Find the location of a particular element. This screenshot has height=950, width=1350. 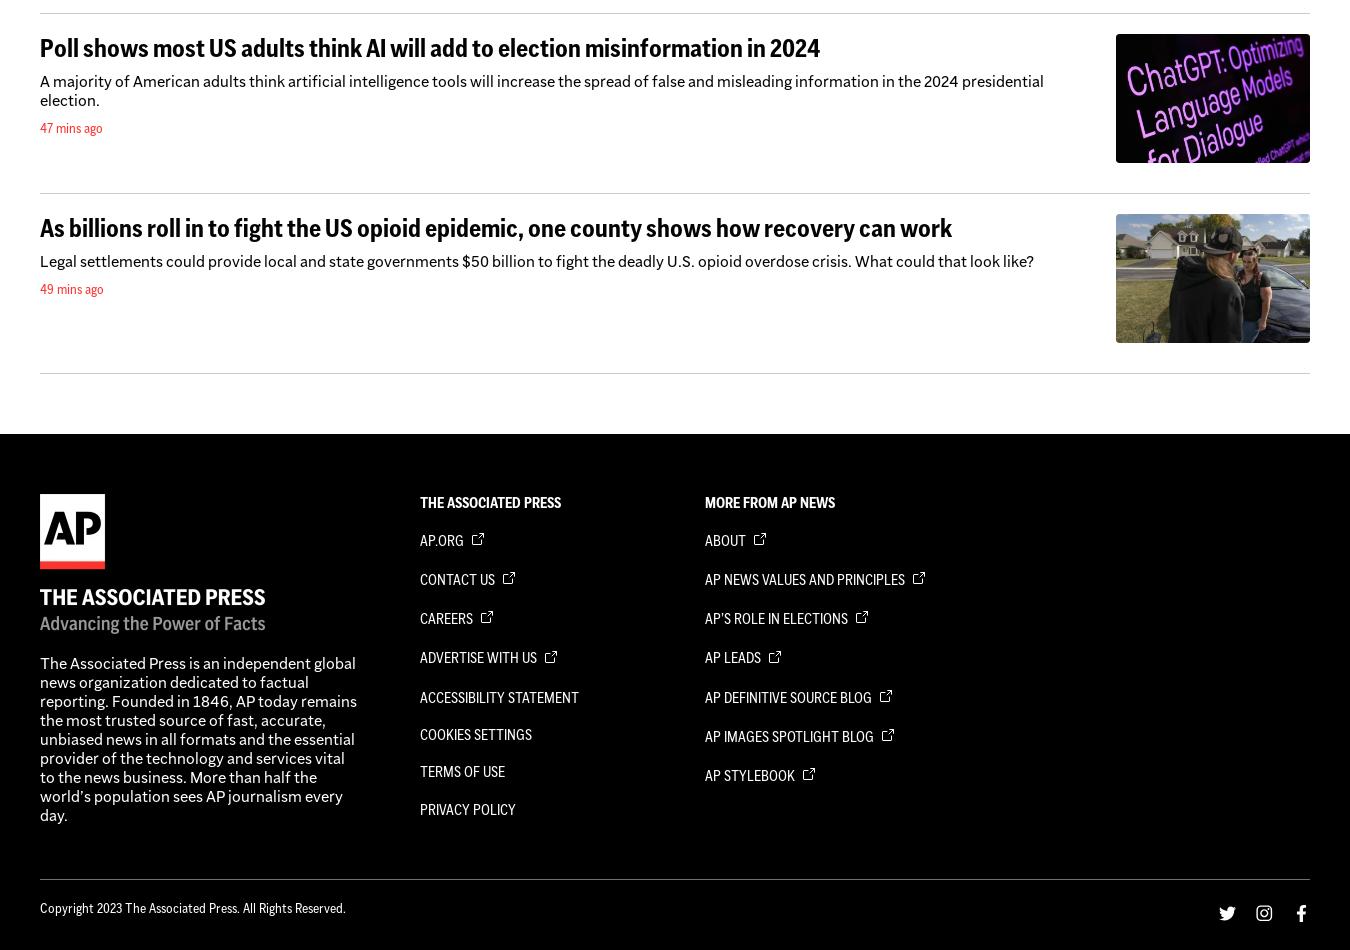

'About' is located at coordinates (725, 539).